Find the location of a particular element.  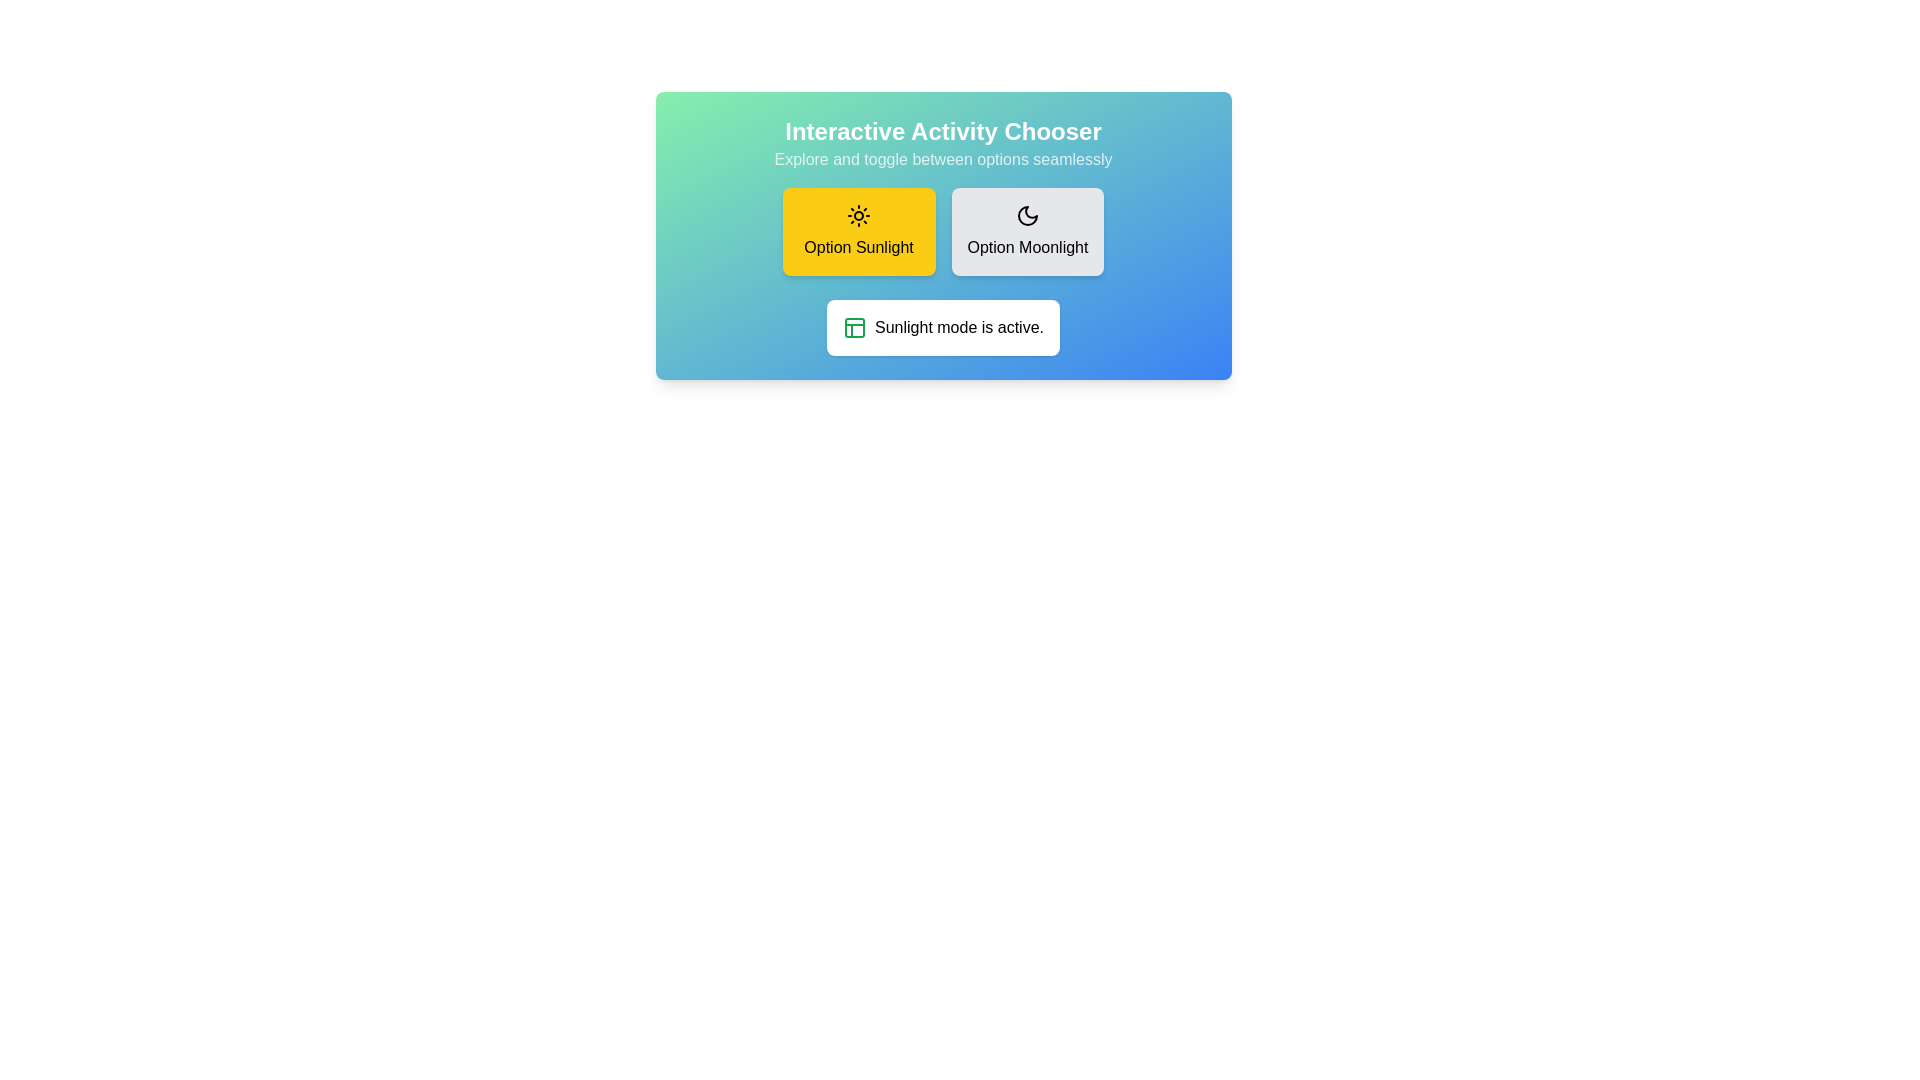

the Text display element that contains the text 'Explore and toggle between options seamlessly', which is positioned below the bold title 'Interactive Activity Chooser' is located at coordinates (942, 158).